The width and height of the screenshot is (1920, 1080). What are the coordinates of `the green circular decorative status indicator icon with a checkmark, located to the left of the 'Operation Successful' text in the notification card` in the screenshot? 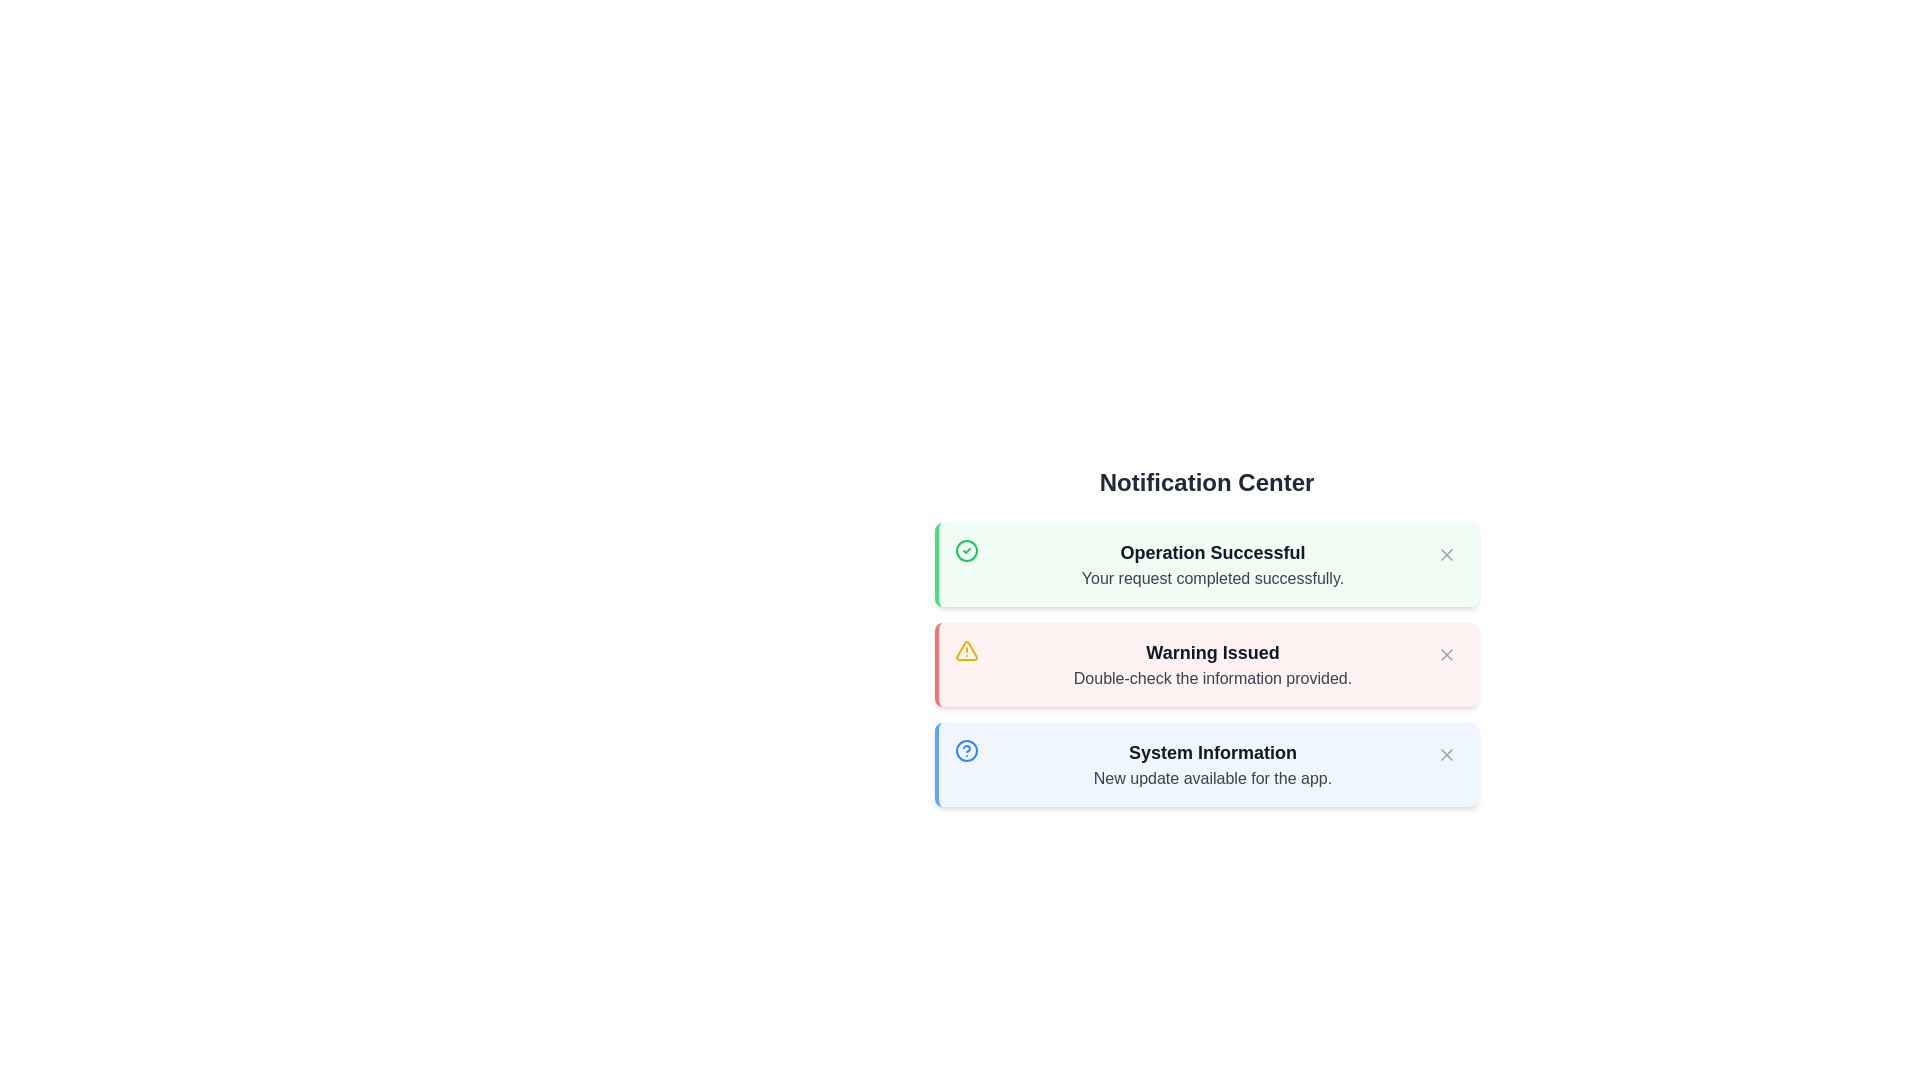 It's located at (966, 551).